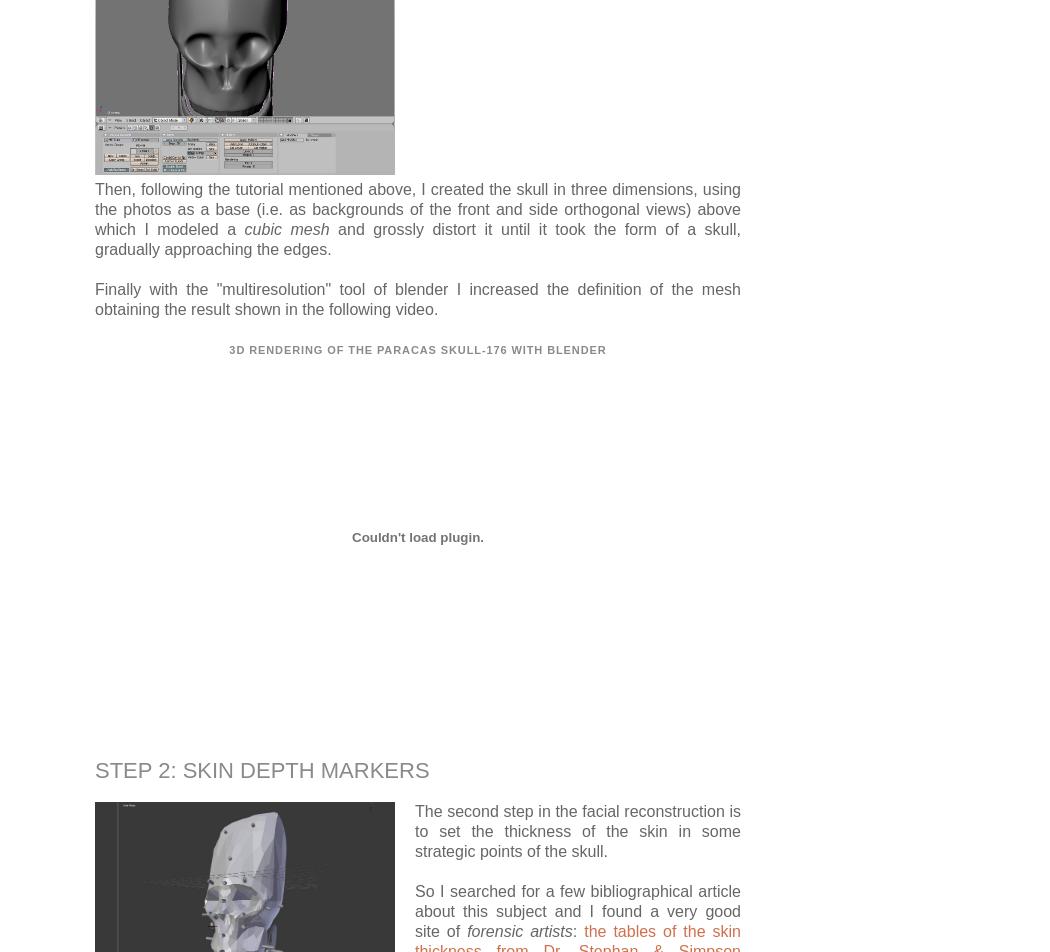  I want to click on 'So I searched for a few bibliographical article about this
		subject and I found a very good site of', so click(577, 910).